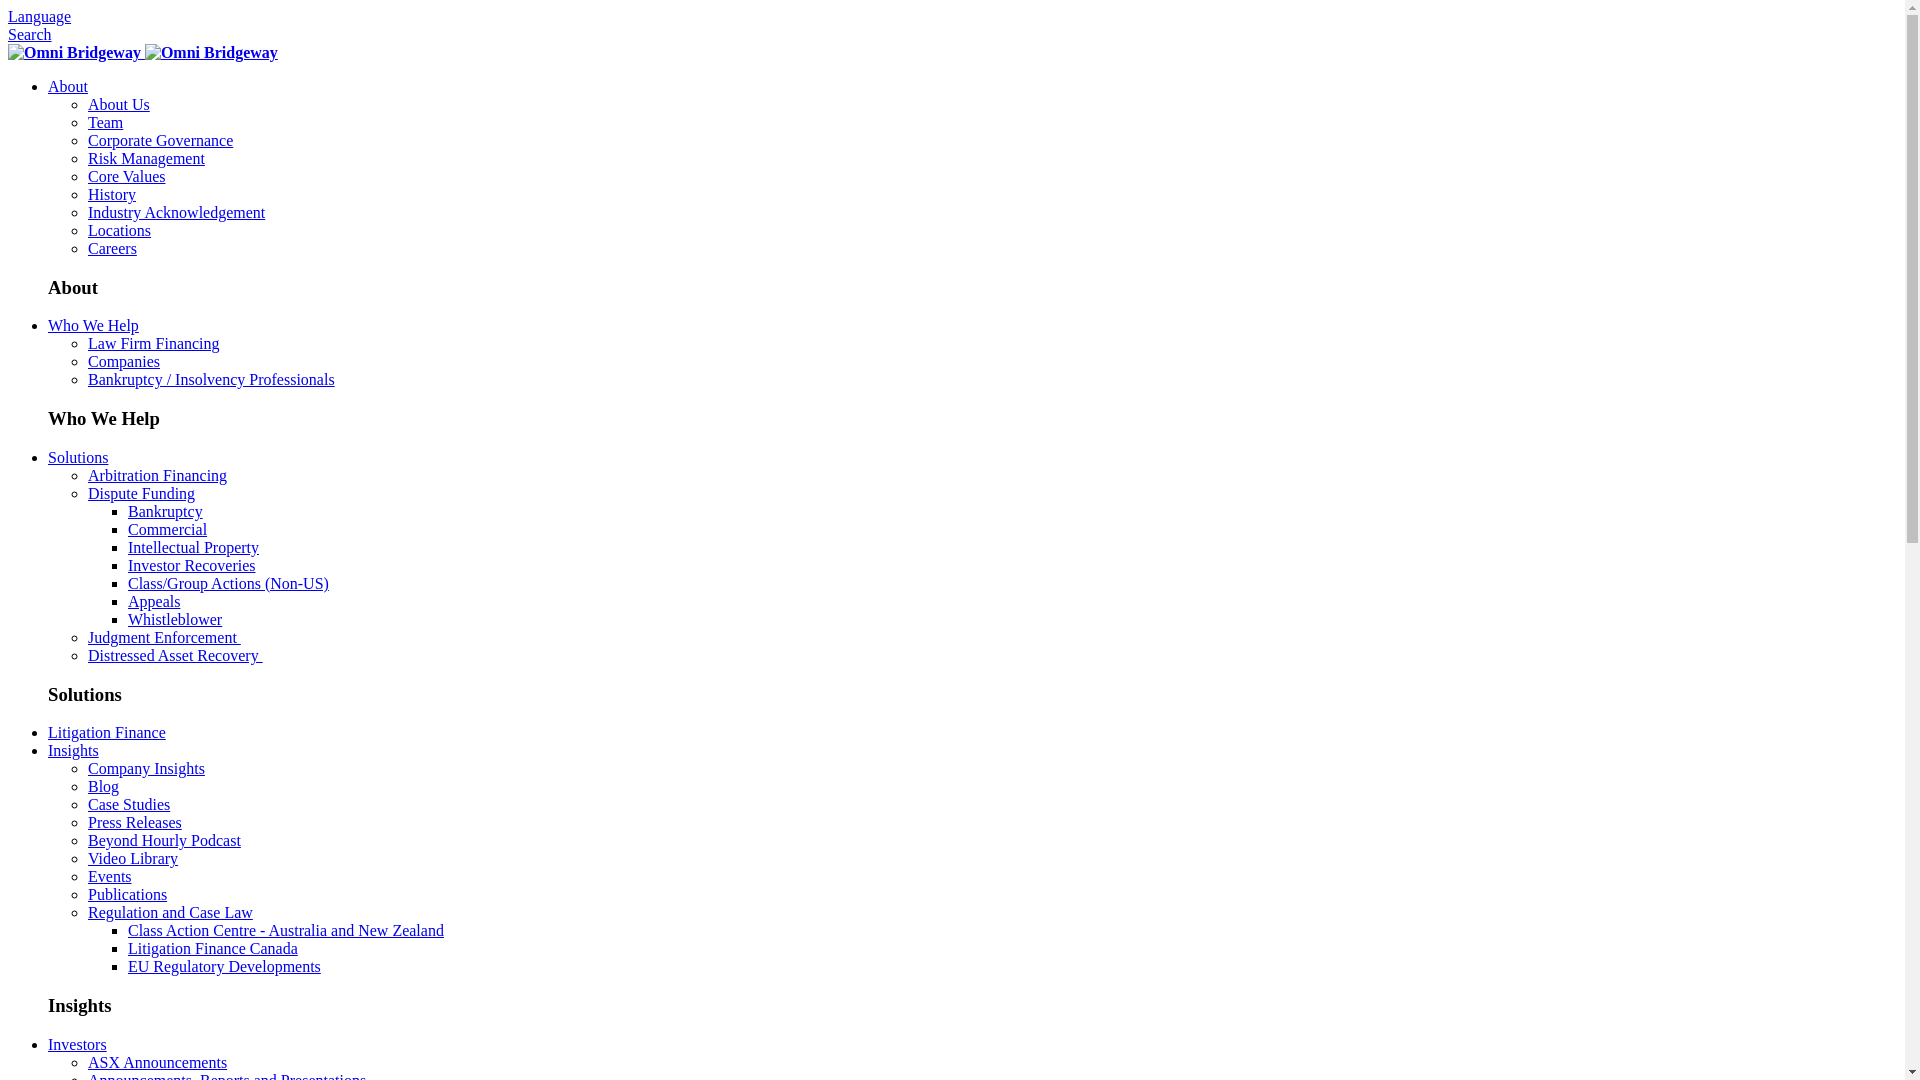 The height and width of the screenshot is (1080, 1920). Describe the element at coordinates (86, 122) in the screenshot. I see `'Team'` at that location.